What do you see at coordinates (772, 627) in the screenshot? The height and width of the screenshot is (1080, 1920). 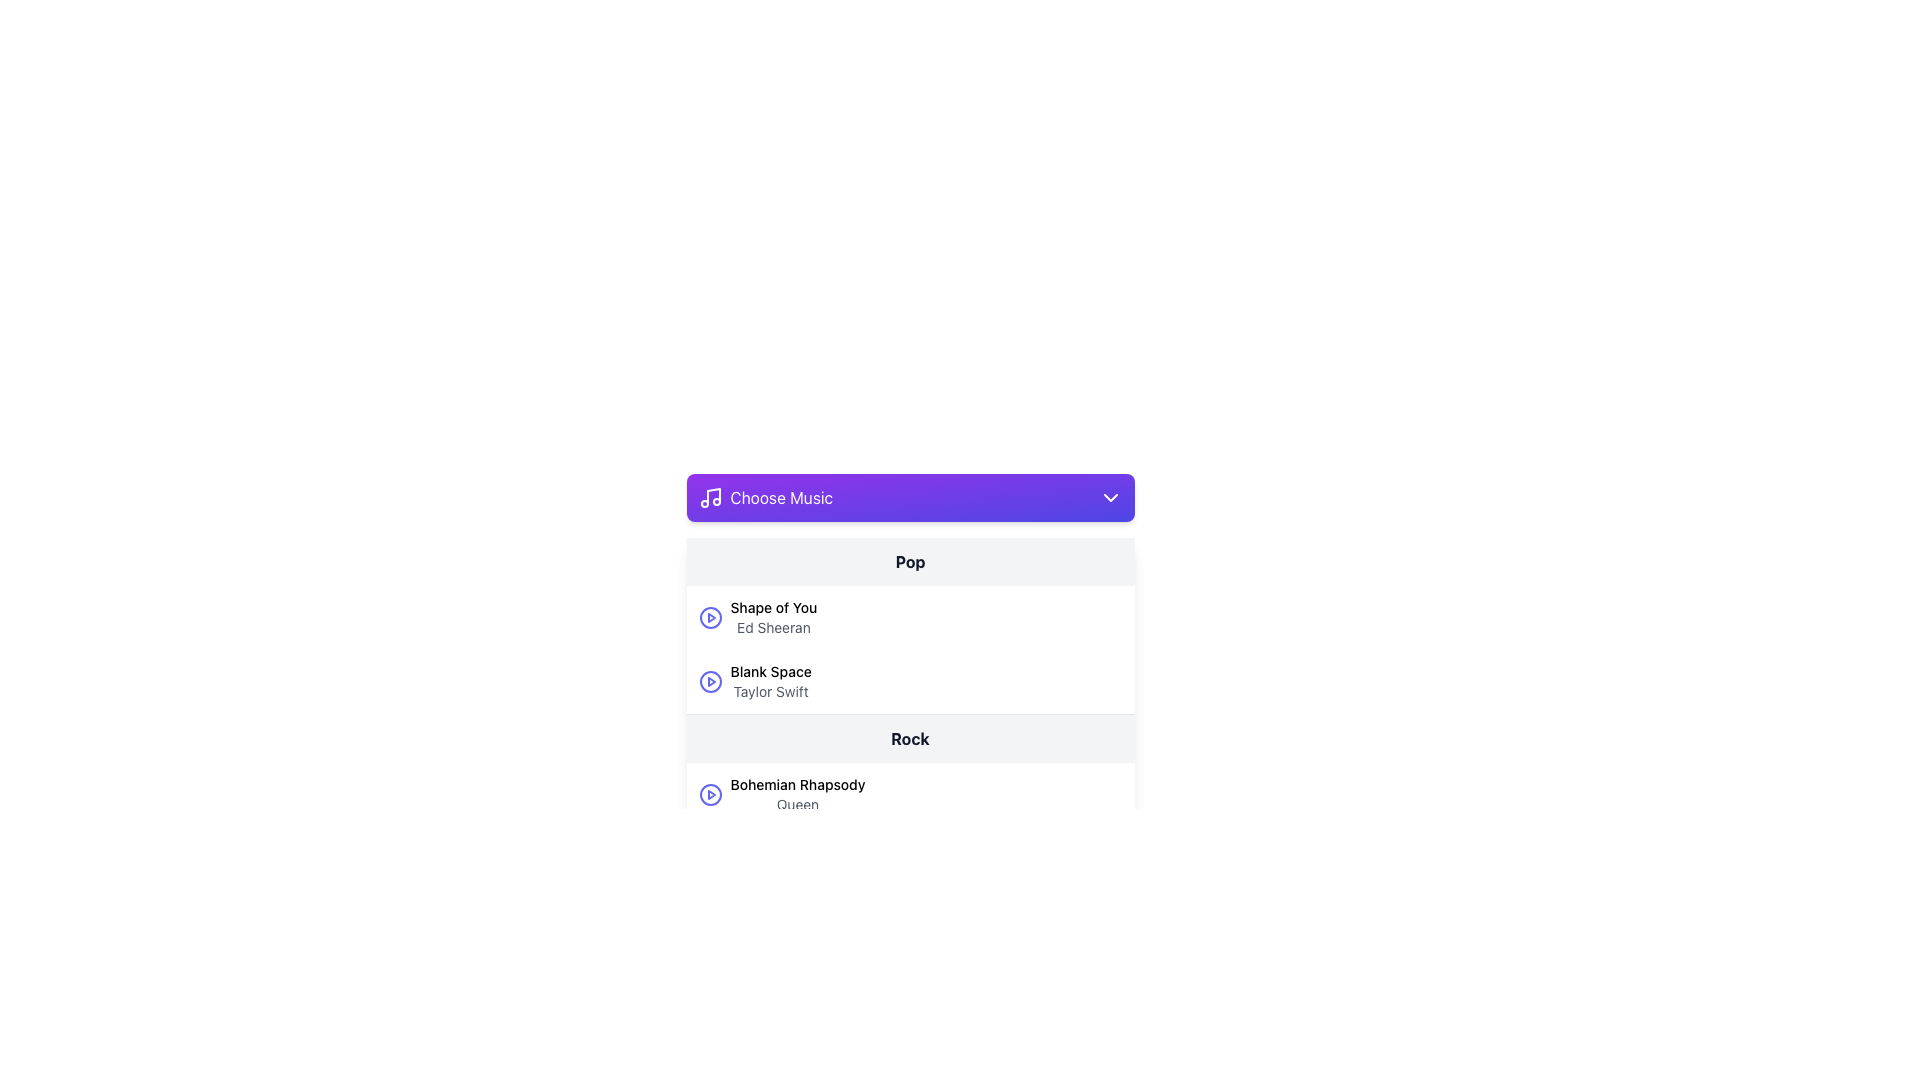 I see `the text label displaying 'Ed Sheeran' in gray font, which is located below 'Shape of You' in the 'Pop' section` at bounding box center [772, 627].